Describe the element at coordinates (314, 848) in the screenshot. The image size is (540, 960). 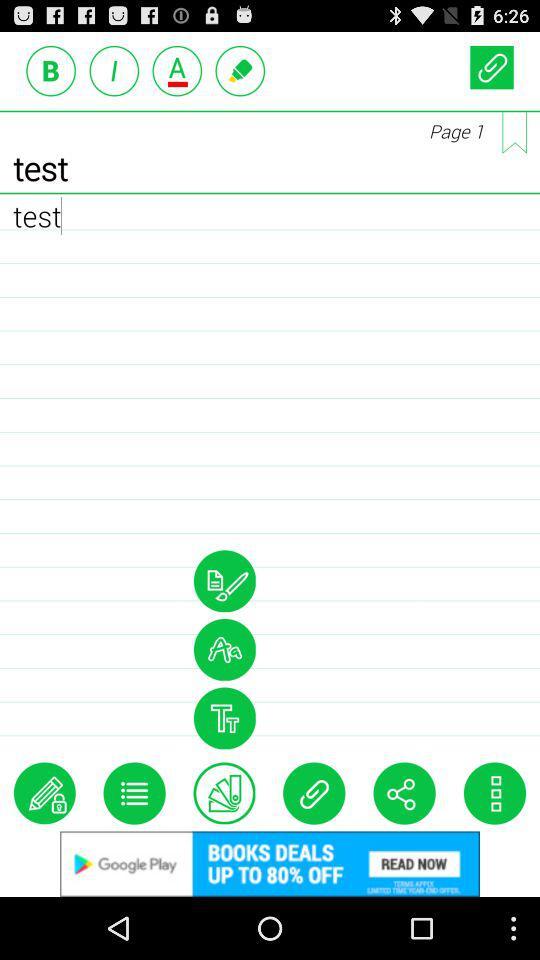
I see `the attach_file icon` at that location.